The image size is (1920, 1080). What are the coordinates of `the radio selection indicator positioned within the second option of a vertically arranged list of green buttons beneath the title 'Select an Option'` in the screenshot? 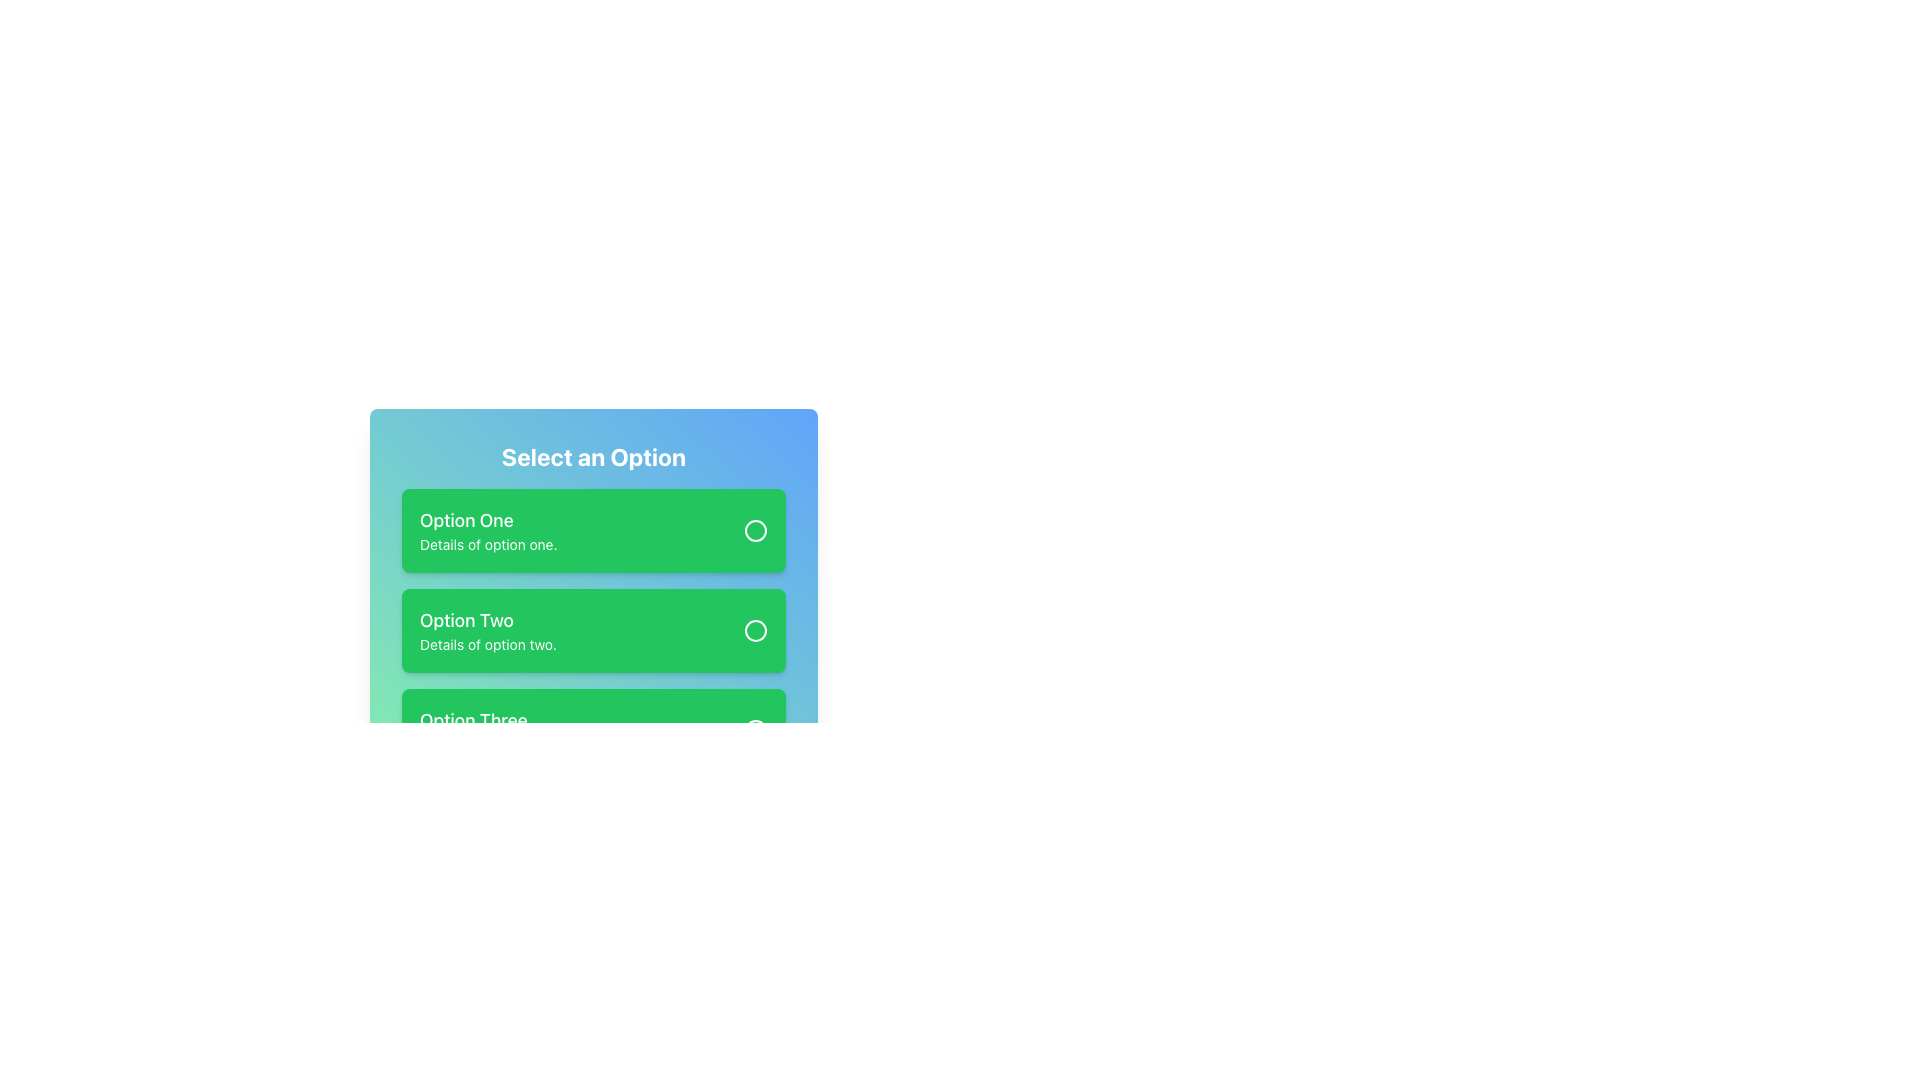 It's located at (754, 631).